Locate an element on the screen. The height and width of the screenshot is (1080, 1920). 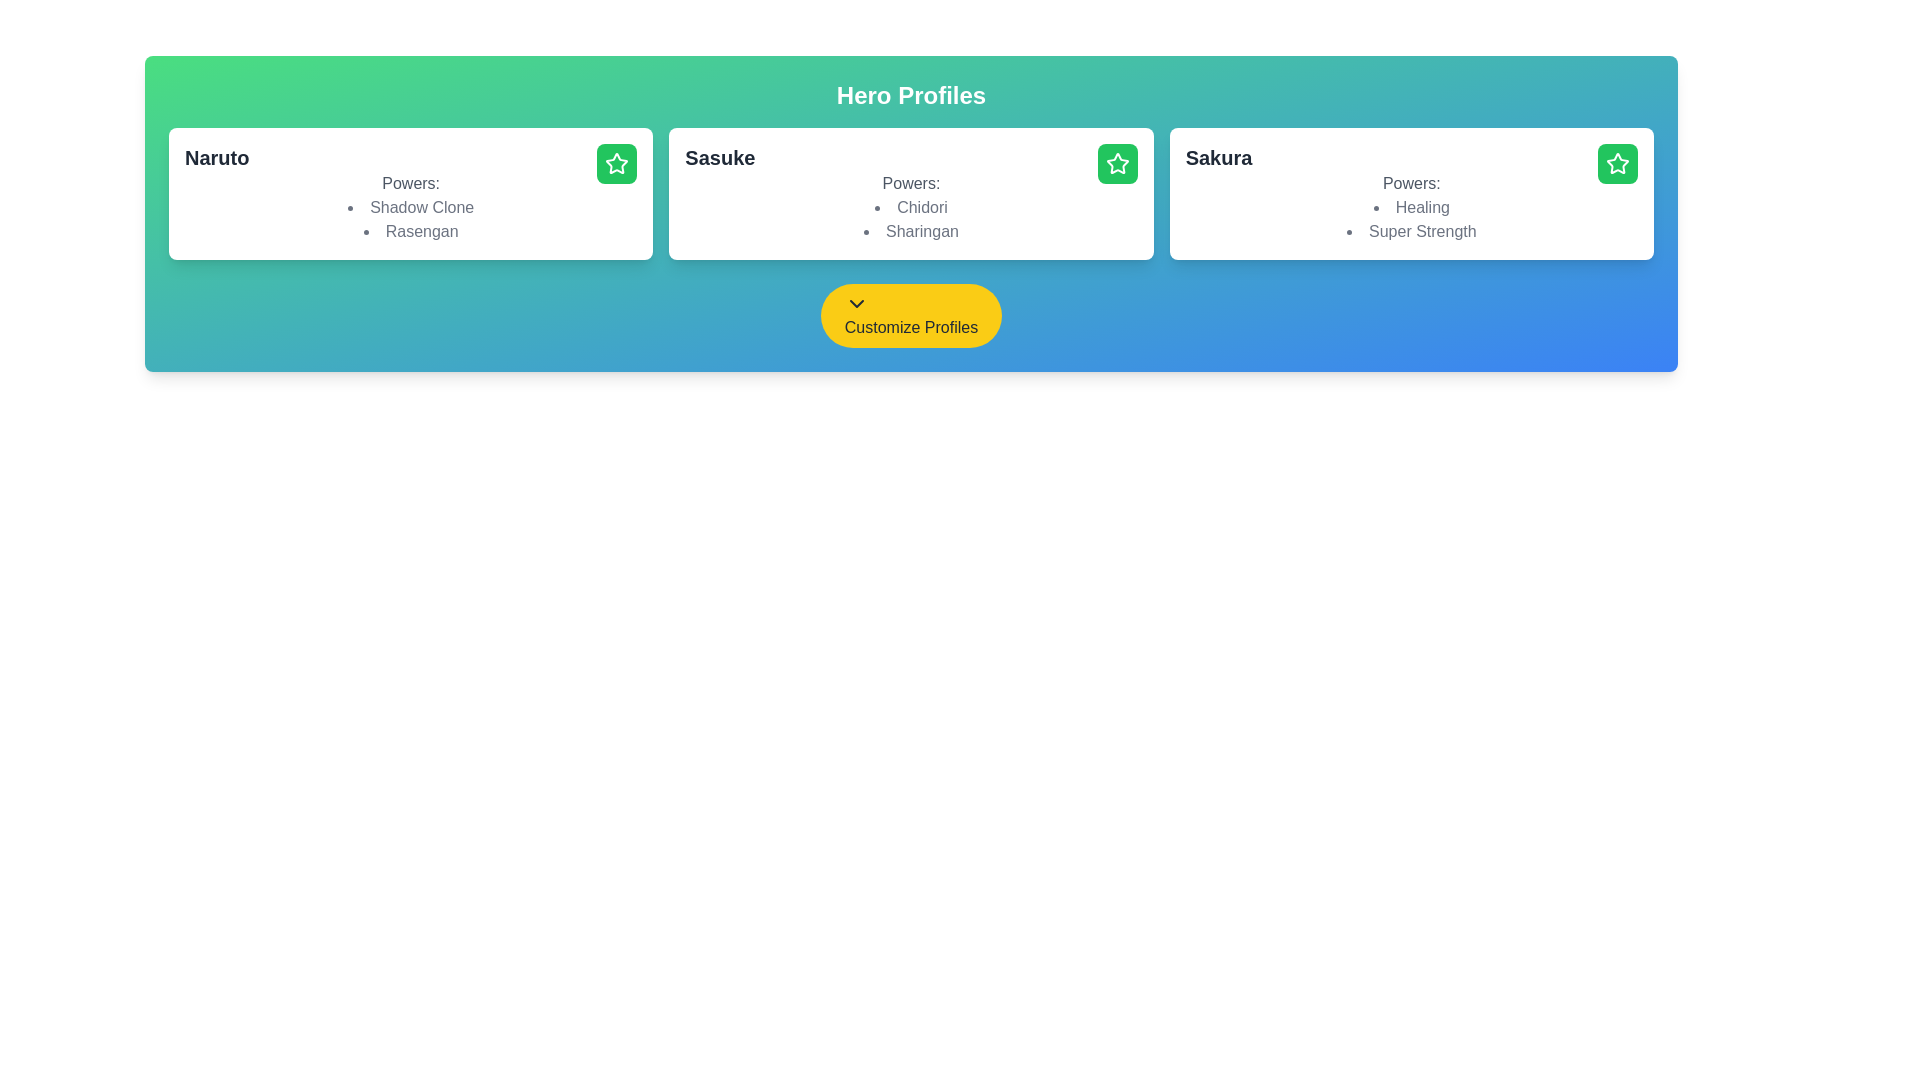
the star icon with a green background located in the top-right corner of the 'Naruto' card, next to the label text is located at coordinates (616, 163).